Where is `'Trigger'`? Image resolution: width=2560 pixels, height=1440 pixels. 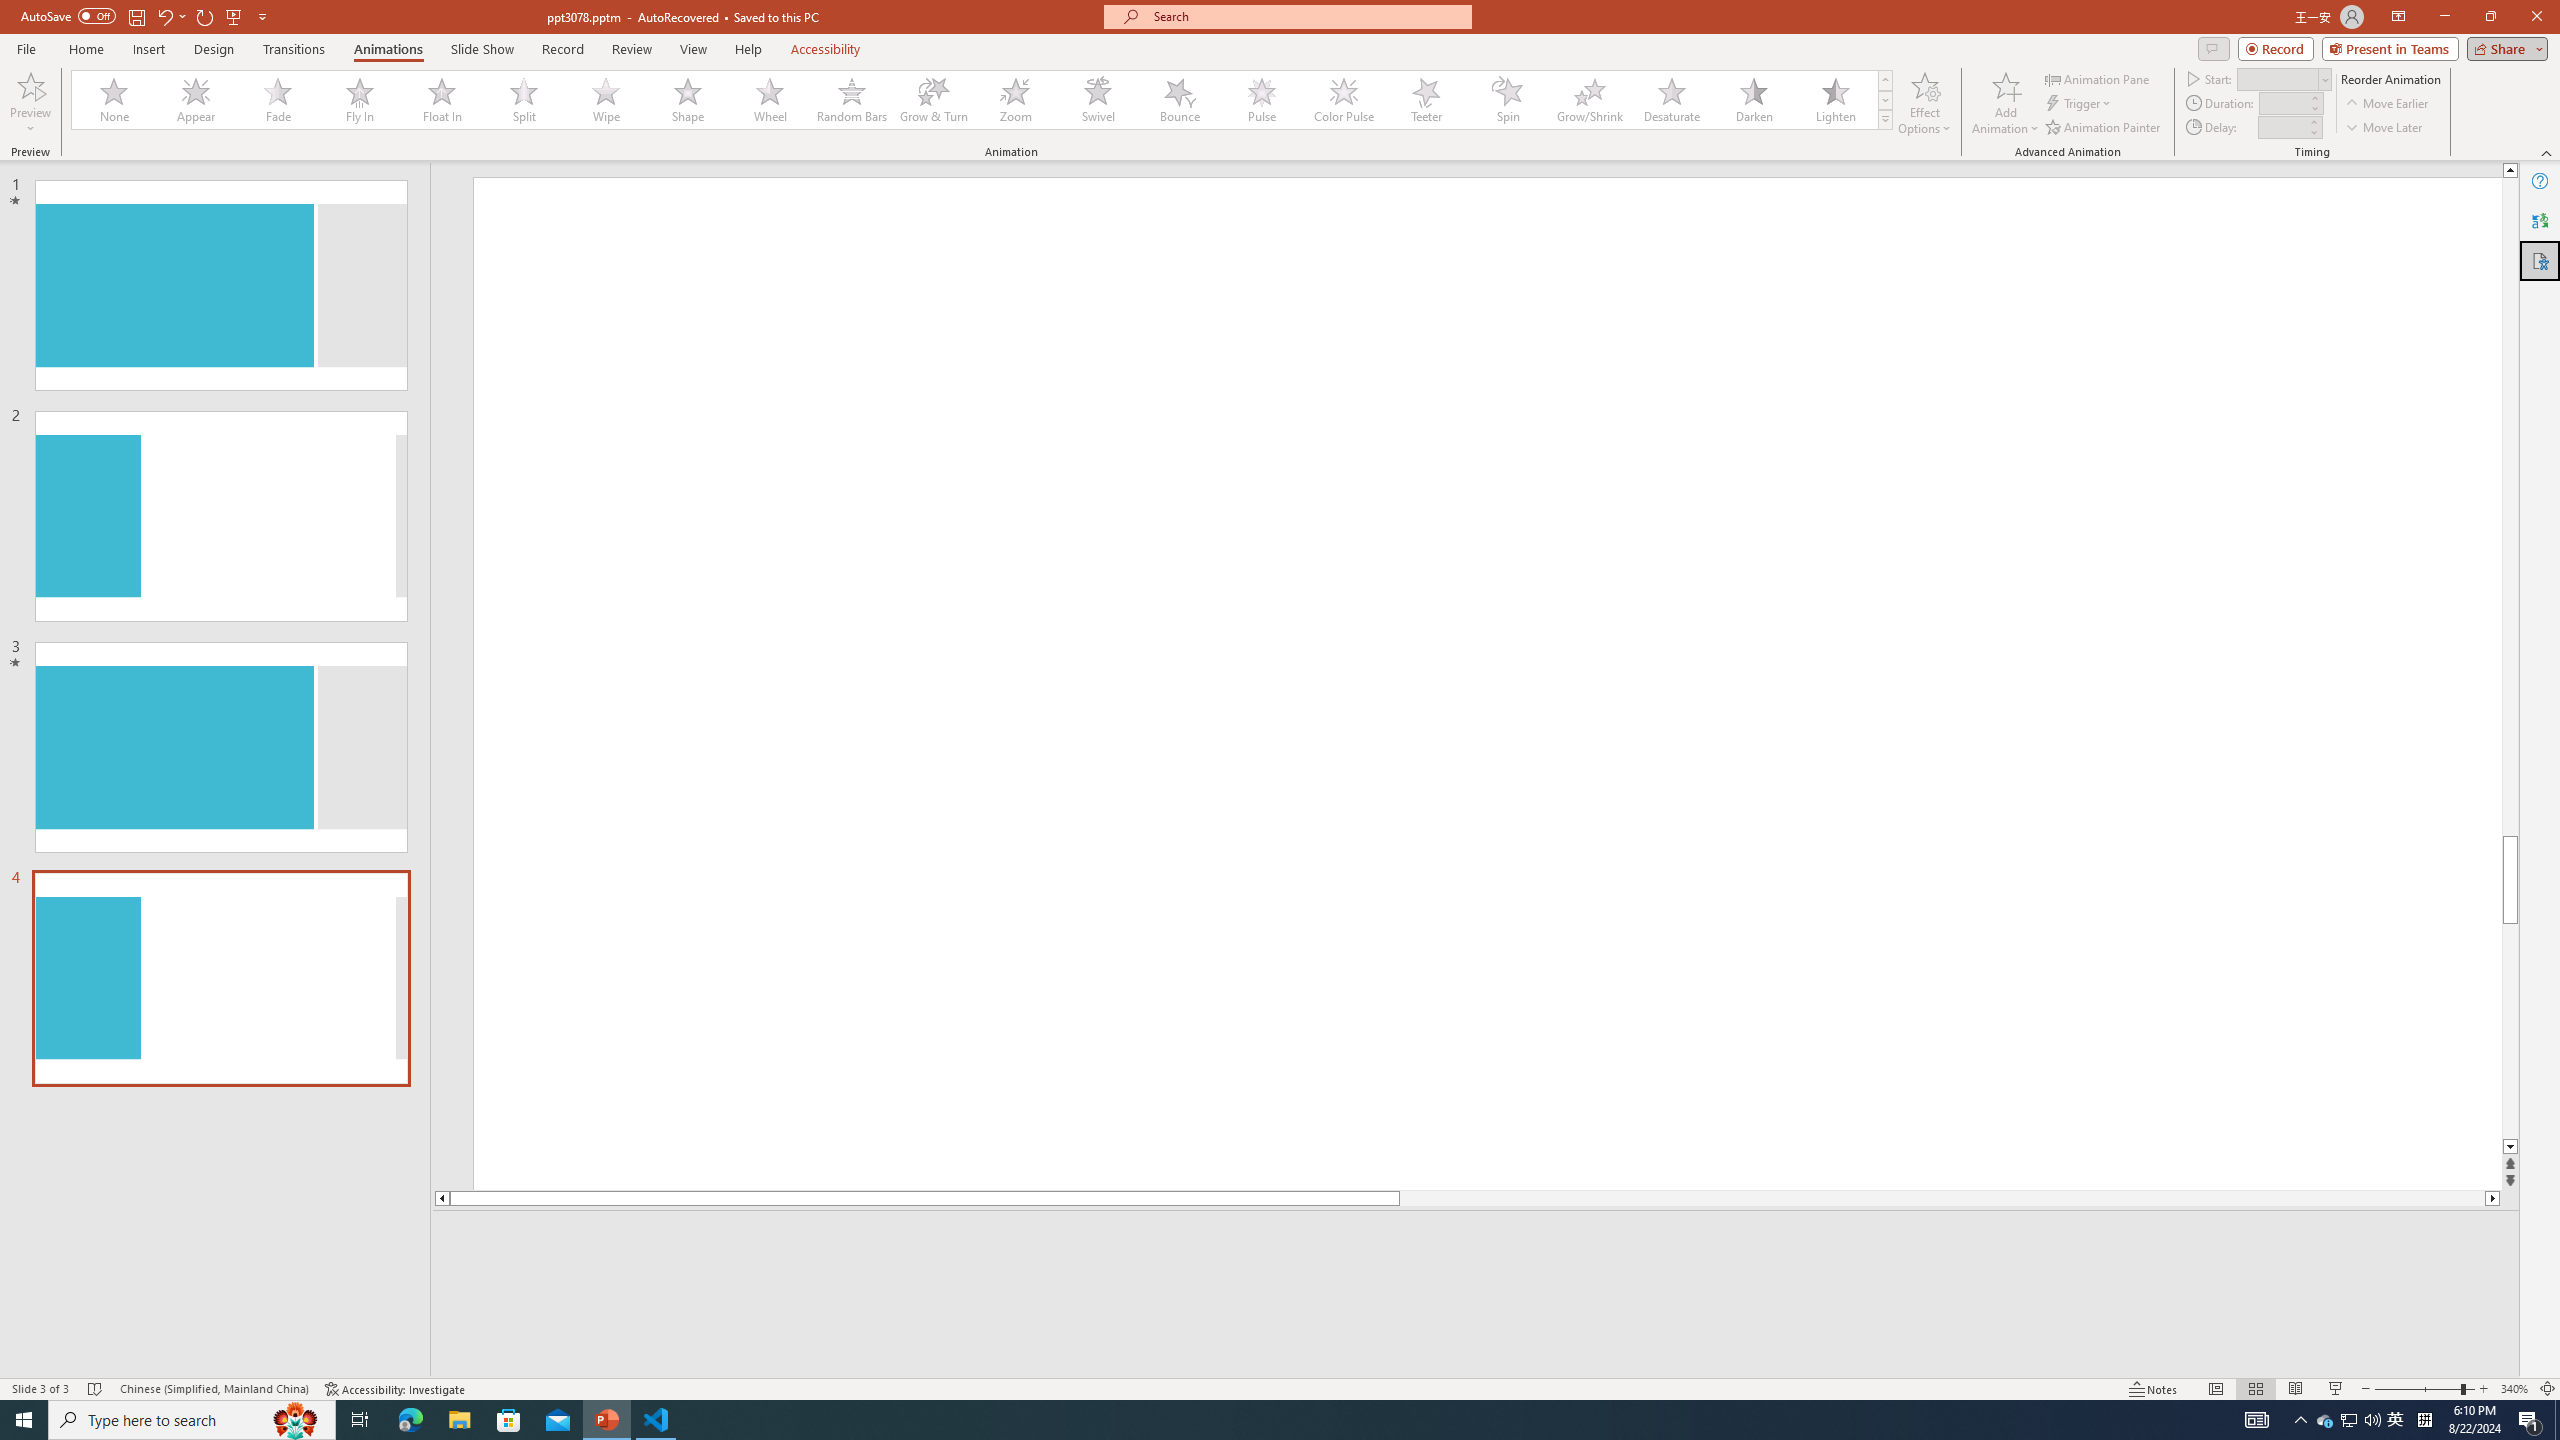
'Trigger' is located at coordinates (2079, 103).